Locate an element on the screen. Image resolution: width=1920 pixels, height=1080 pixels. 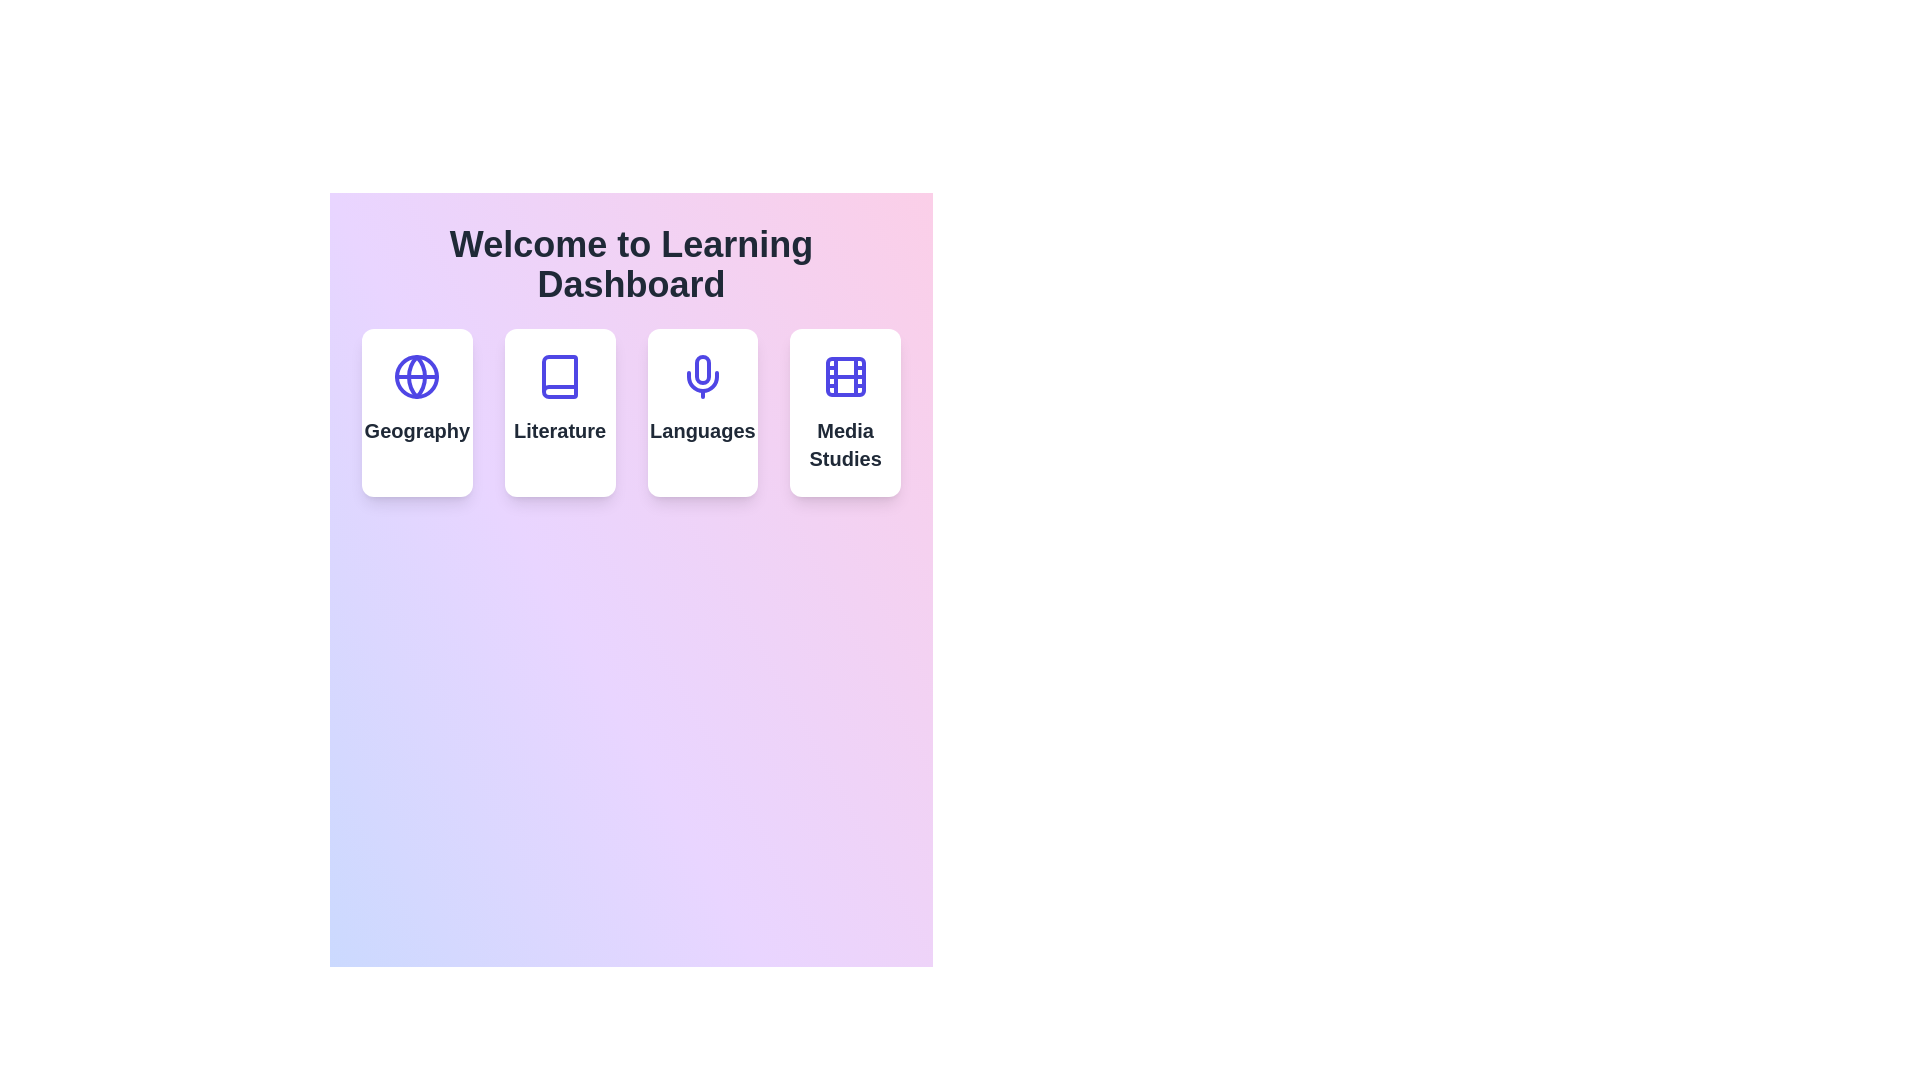
the Decorative SVG rectangle that enhances the visual representation of the 'Media Studies' card, located in the fourth column of the dashboard interface is located at coordinates (845, 377).